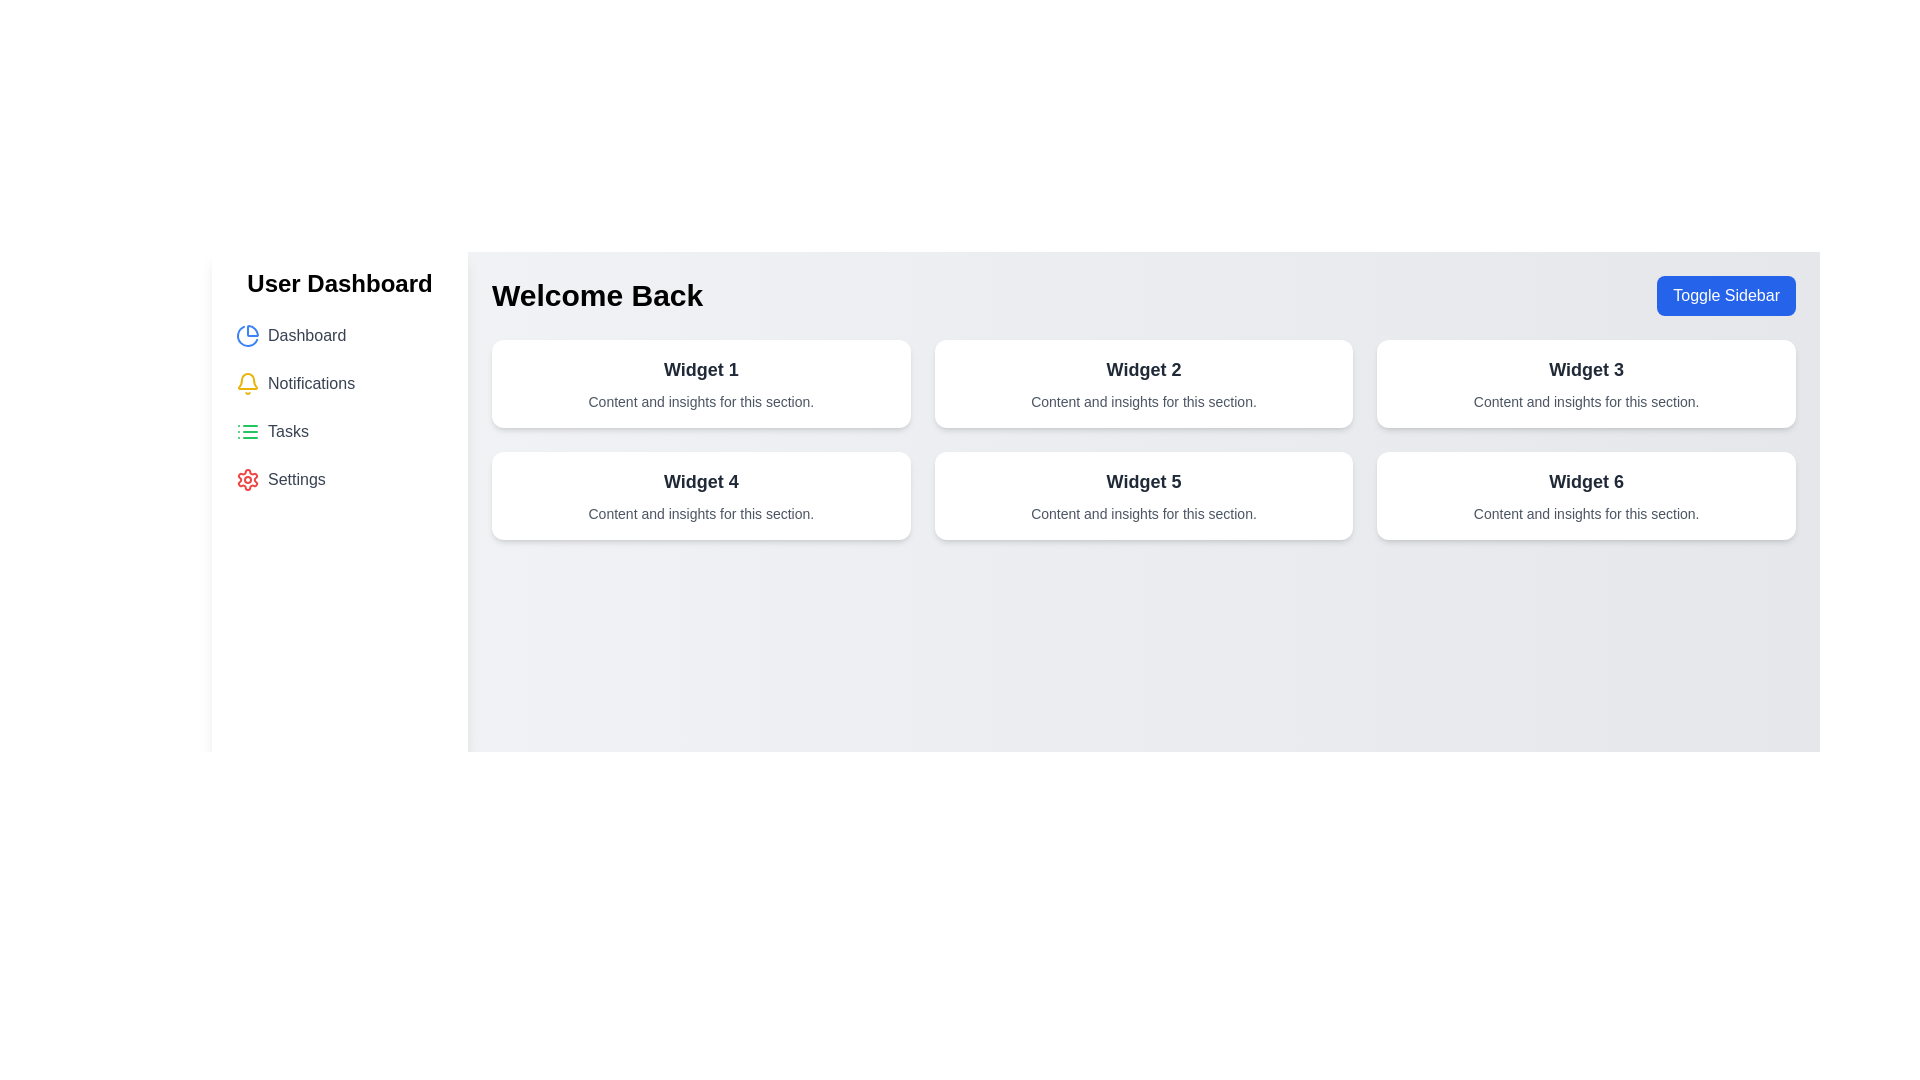 This screenshot has height=1080, width=1920. What do you see at coordinates (1143, 495) in the screenshot?
I see `the Card located at the bottom-right corner of the leftmost three-column group in the second row` at bounding box center [1143, 495].